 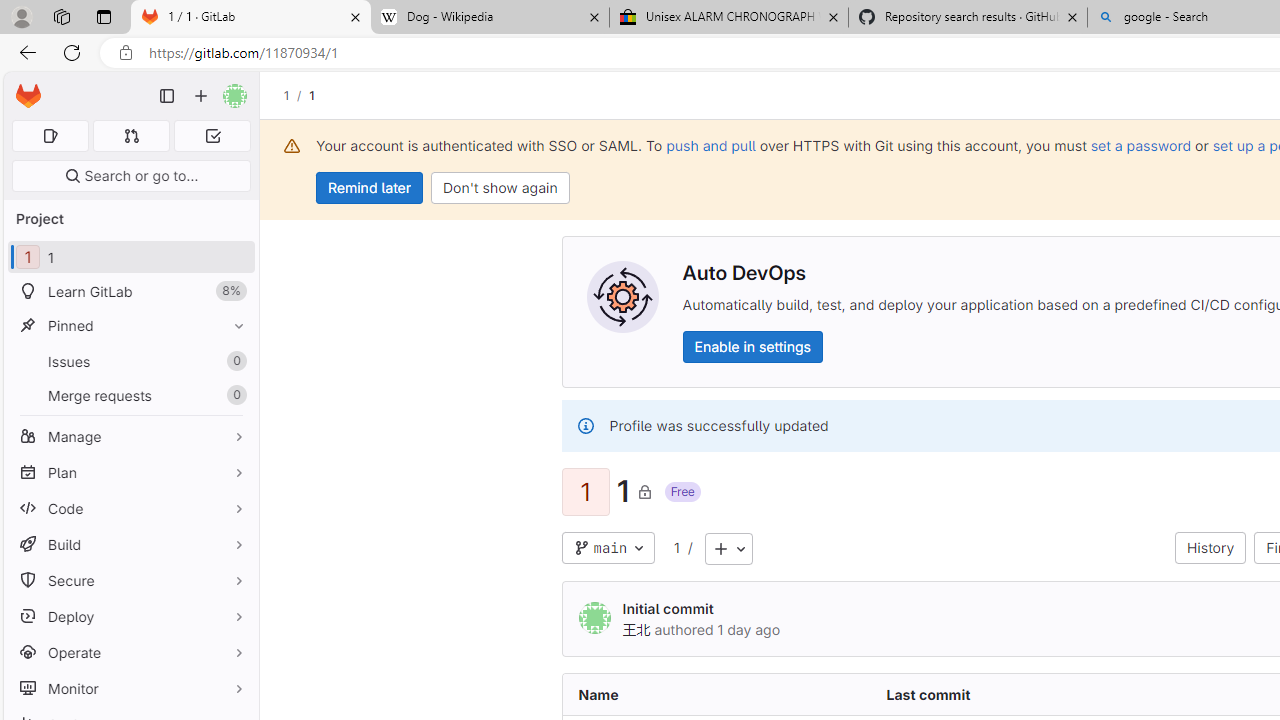 I want to click on 'Dog - Wikipedia', so click(x=490, y=17).